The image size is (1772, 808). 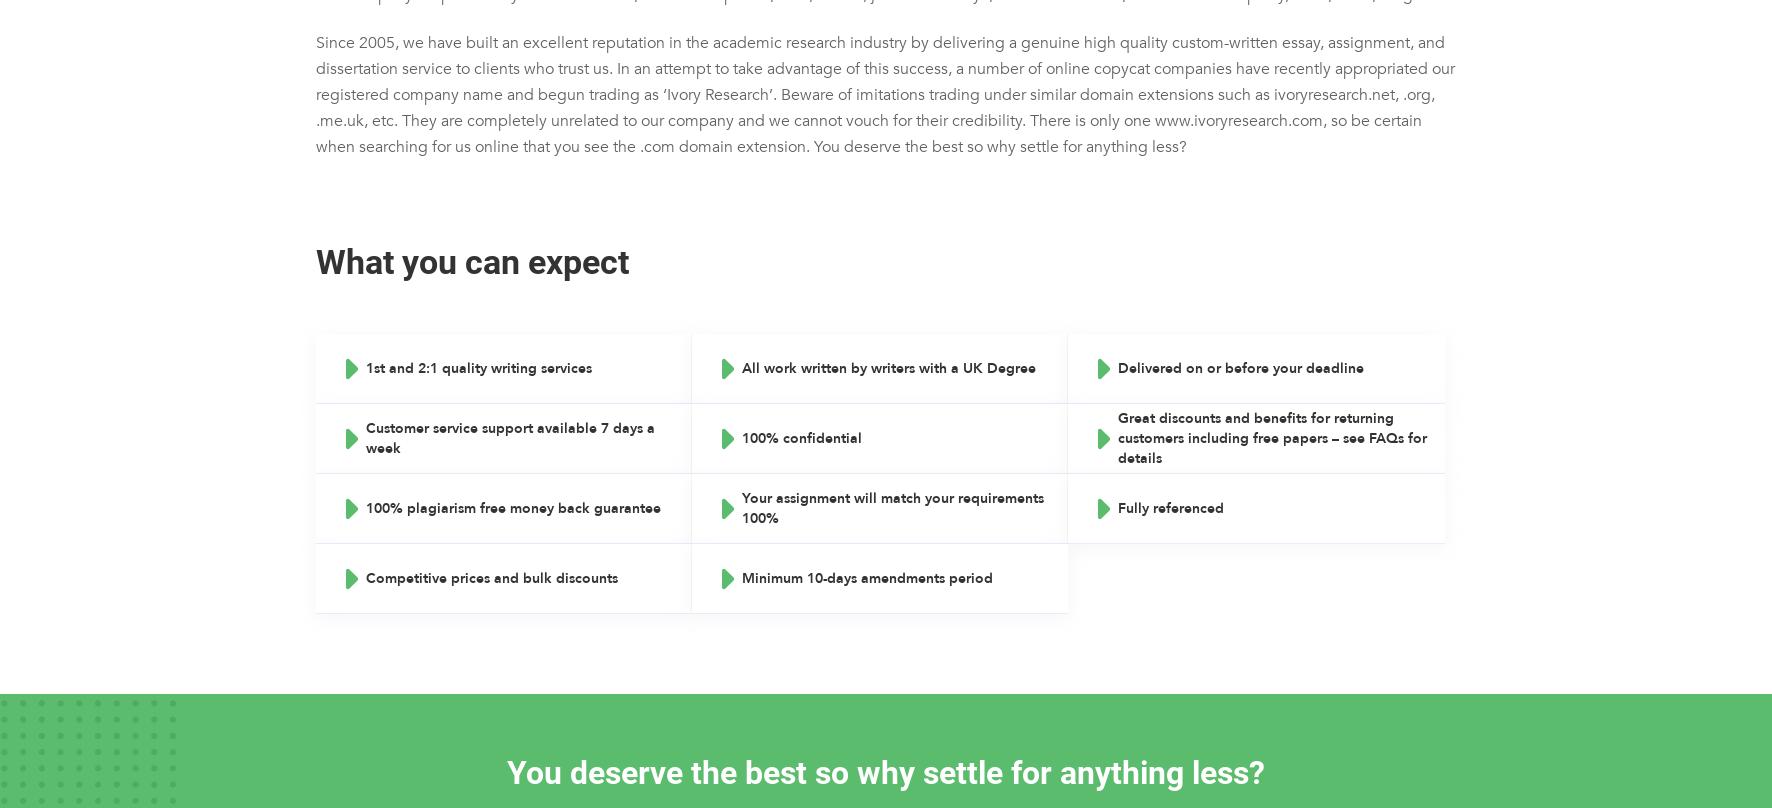 What do you see at coordinates (740, 208) in the screenshot?
I see `'Cover Letter Writing'` at bounding box center [740, 208].